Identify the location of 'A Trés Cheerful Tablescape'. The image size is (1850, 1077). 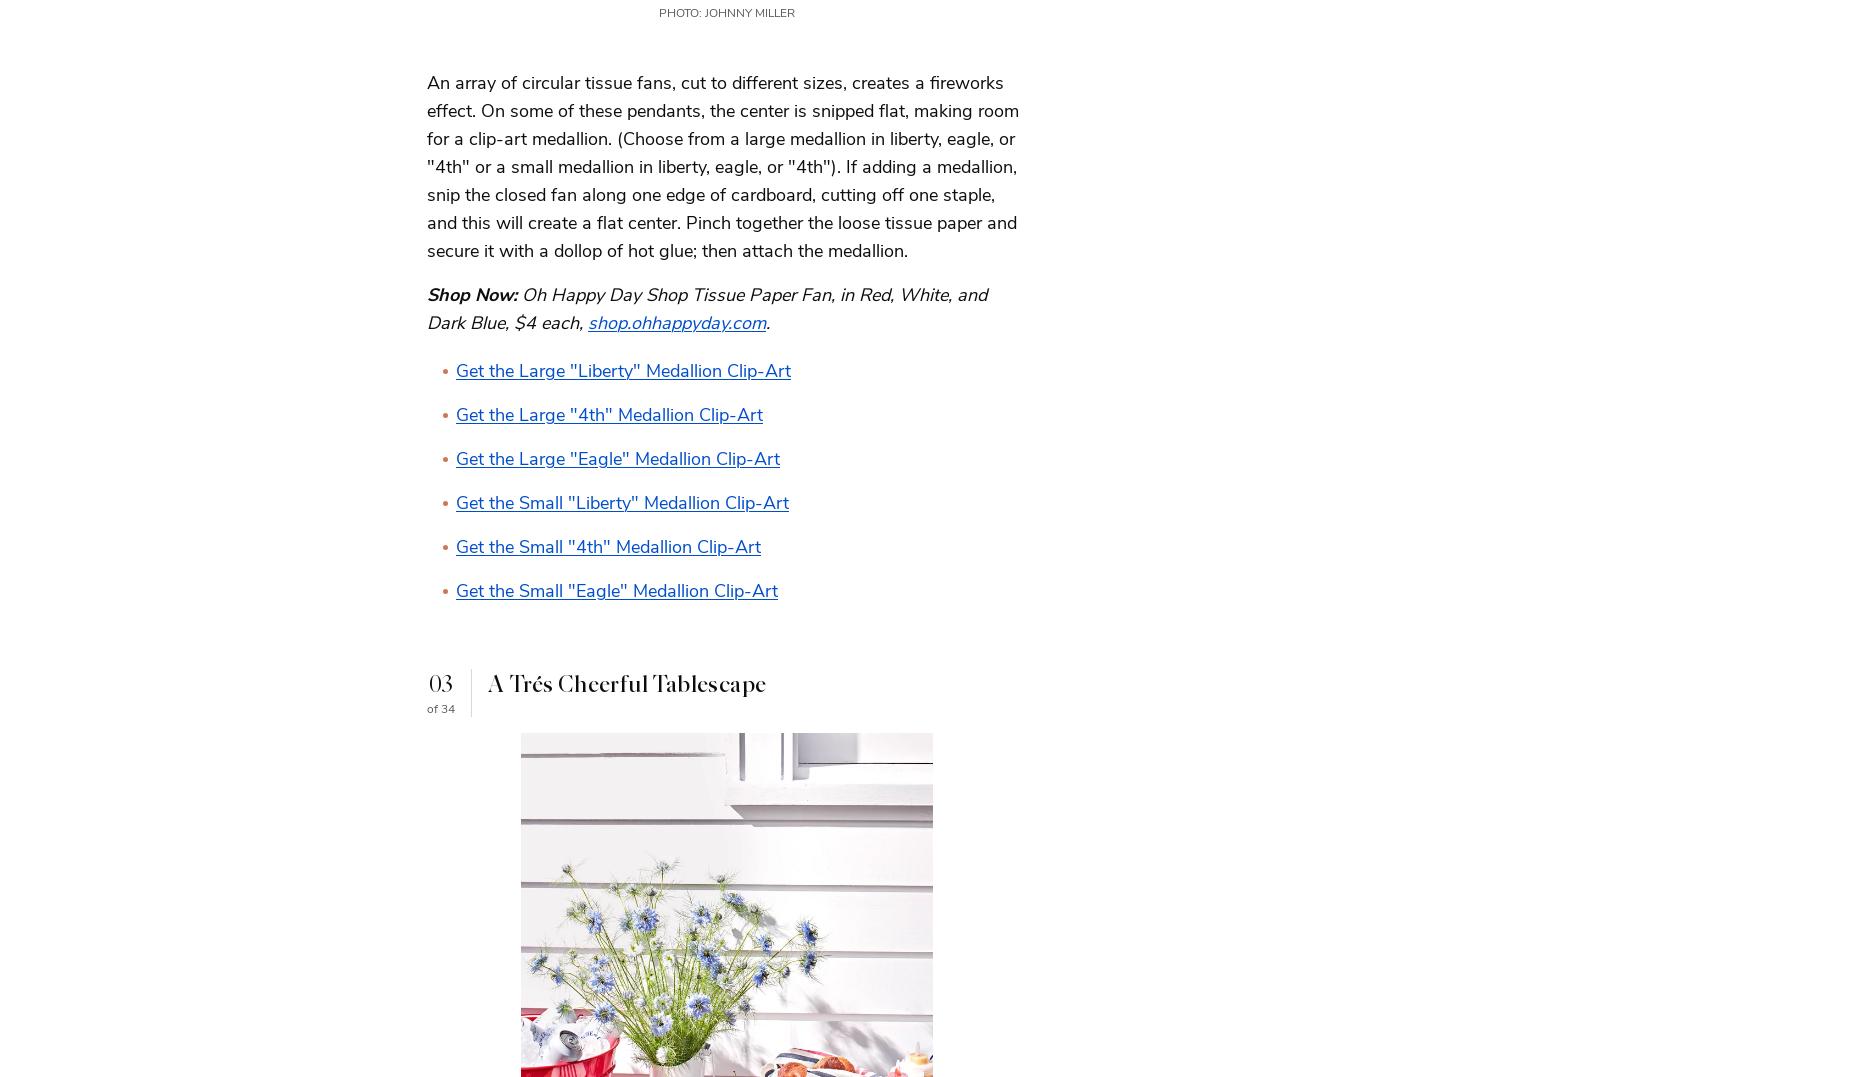
(626, 683).